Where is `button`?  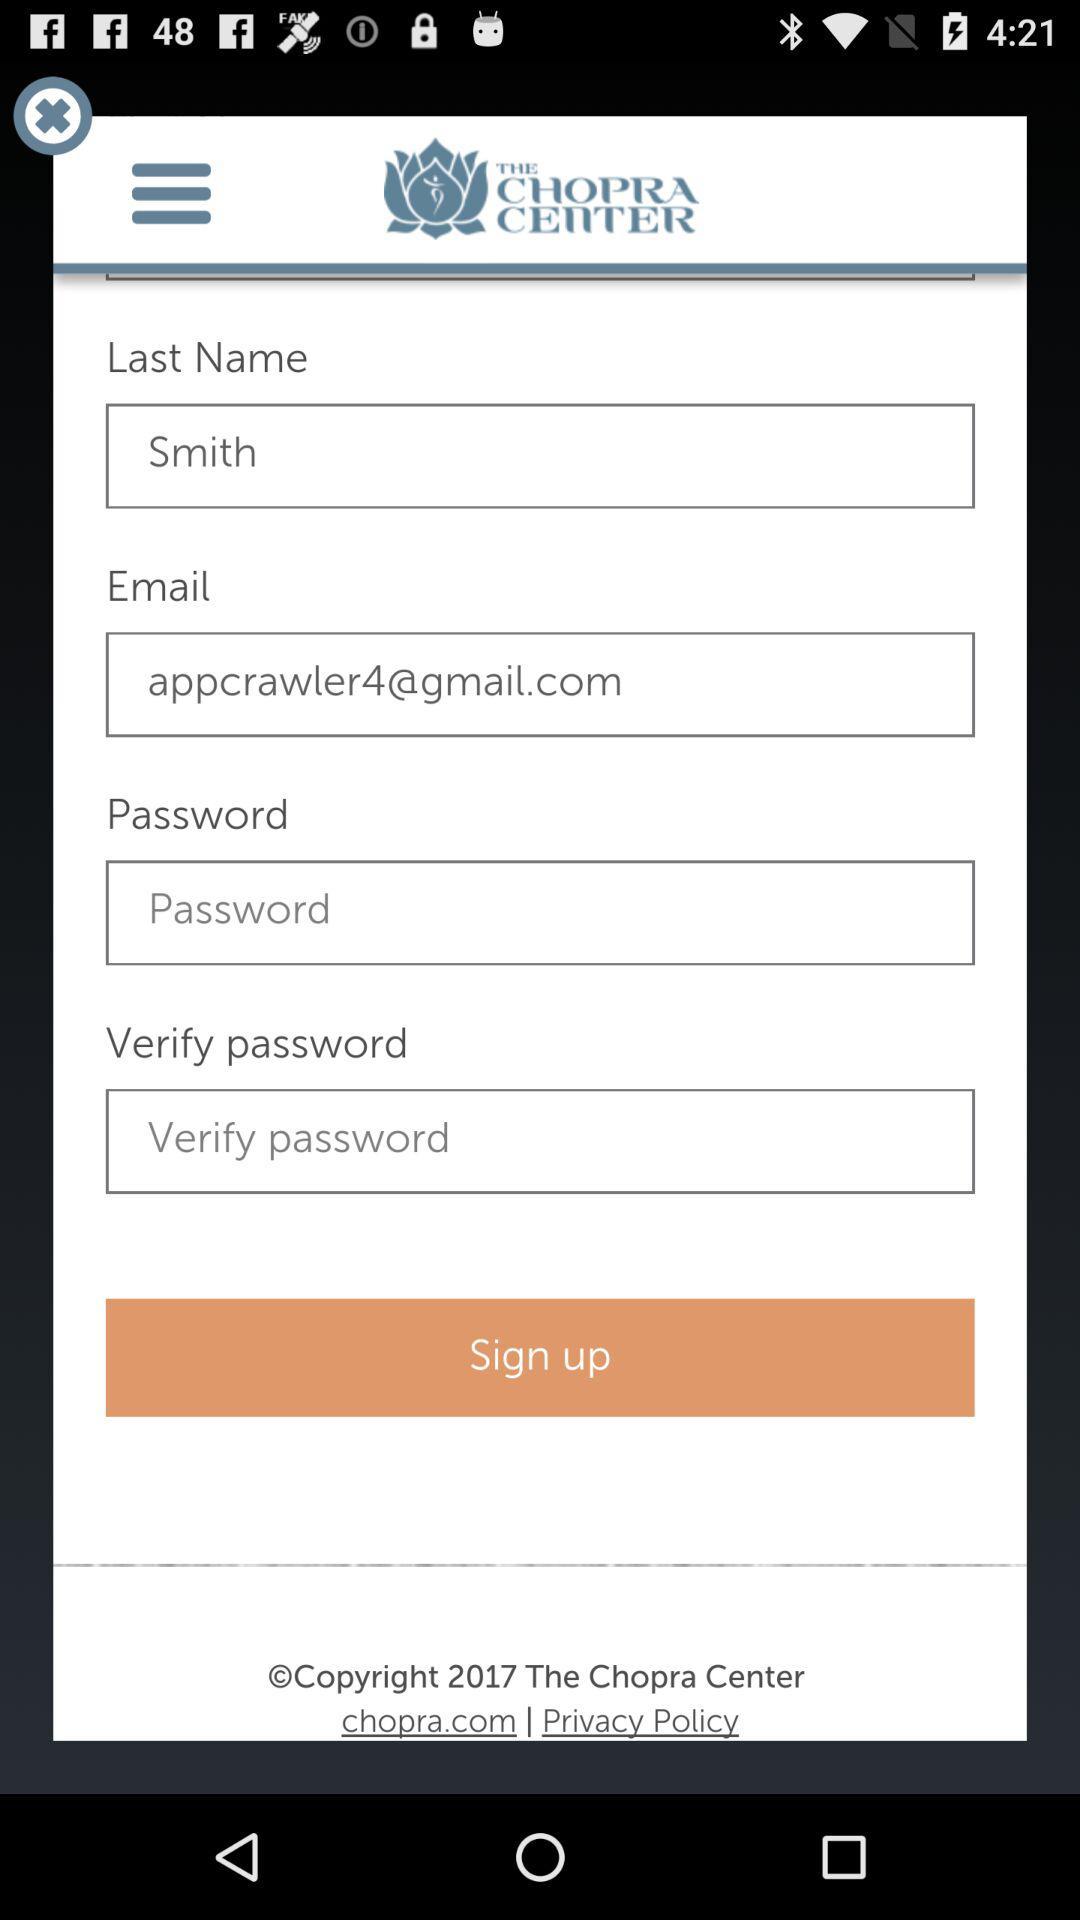
button is located at coordinates (51, 114).